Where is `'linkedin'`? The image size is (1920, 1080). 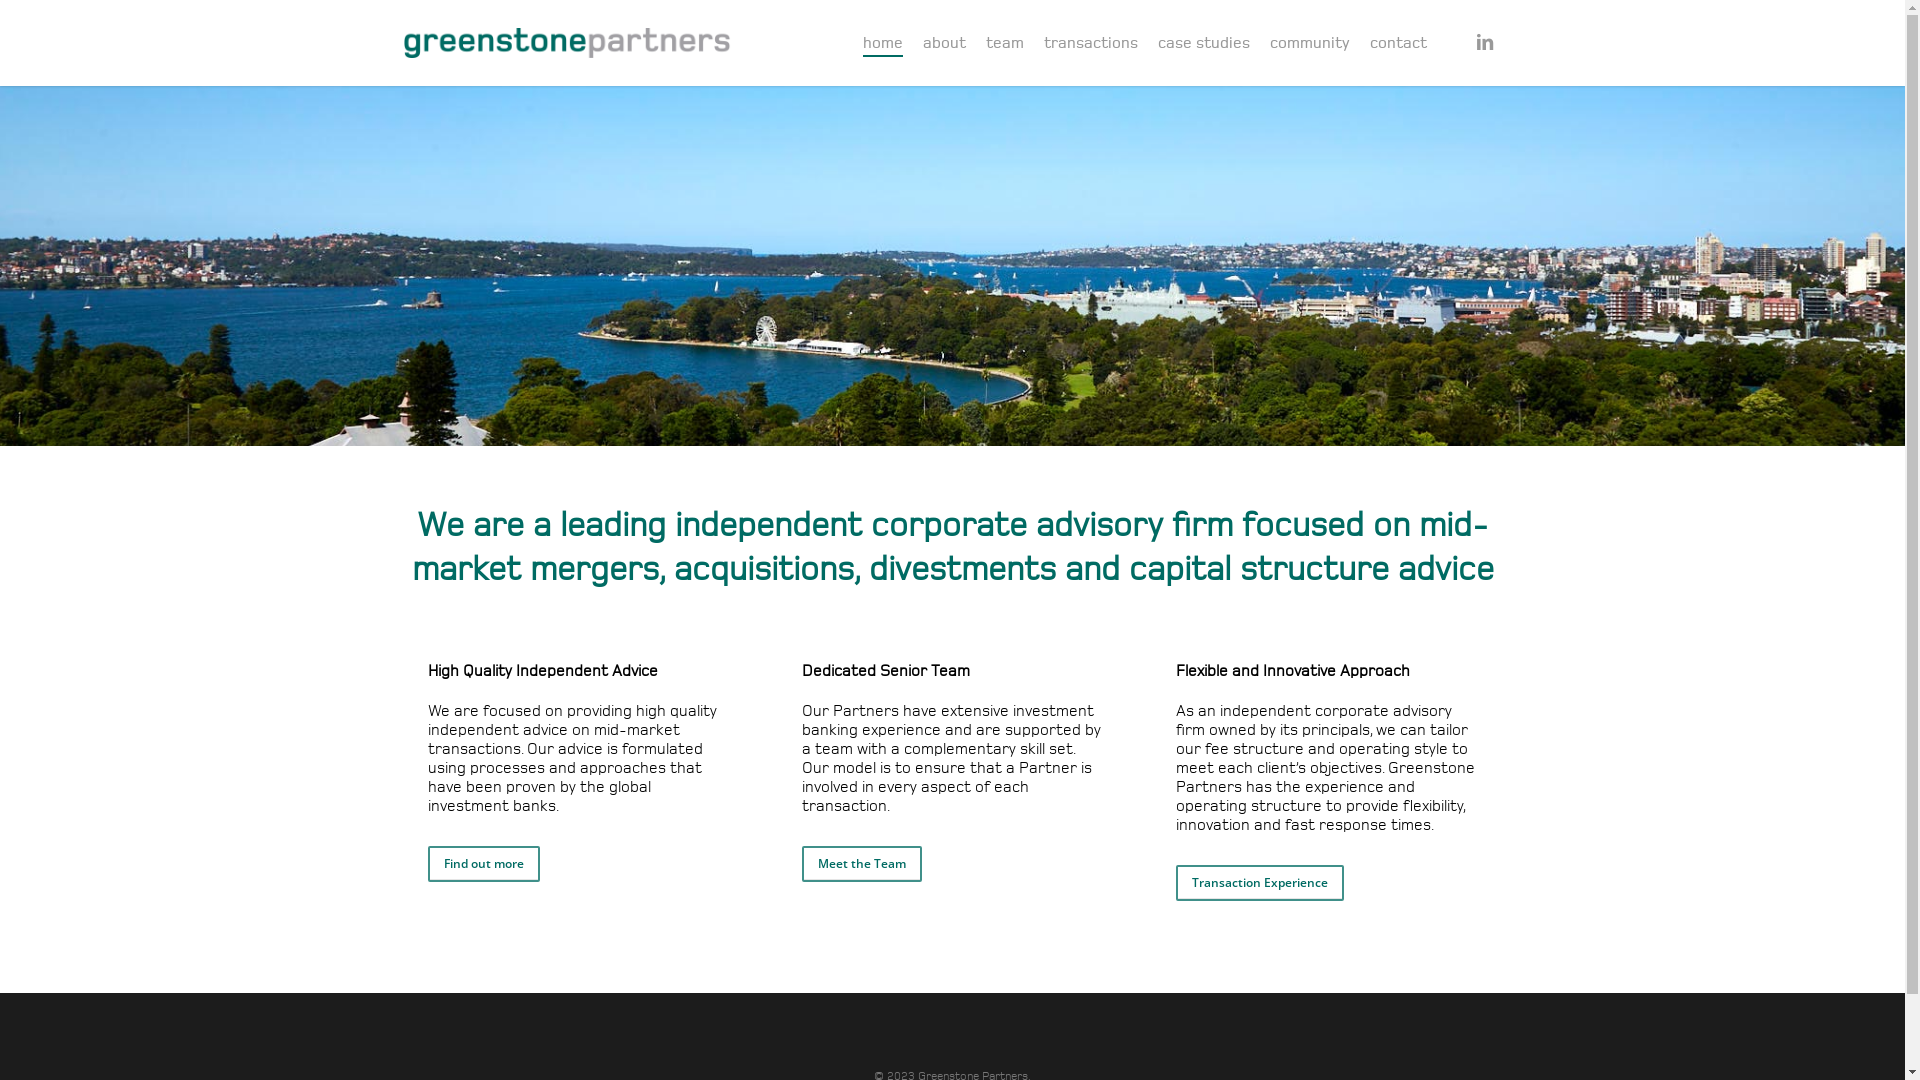
'linkedin' is located at coordinates (1483, 42).